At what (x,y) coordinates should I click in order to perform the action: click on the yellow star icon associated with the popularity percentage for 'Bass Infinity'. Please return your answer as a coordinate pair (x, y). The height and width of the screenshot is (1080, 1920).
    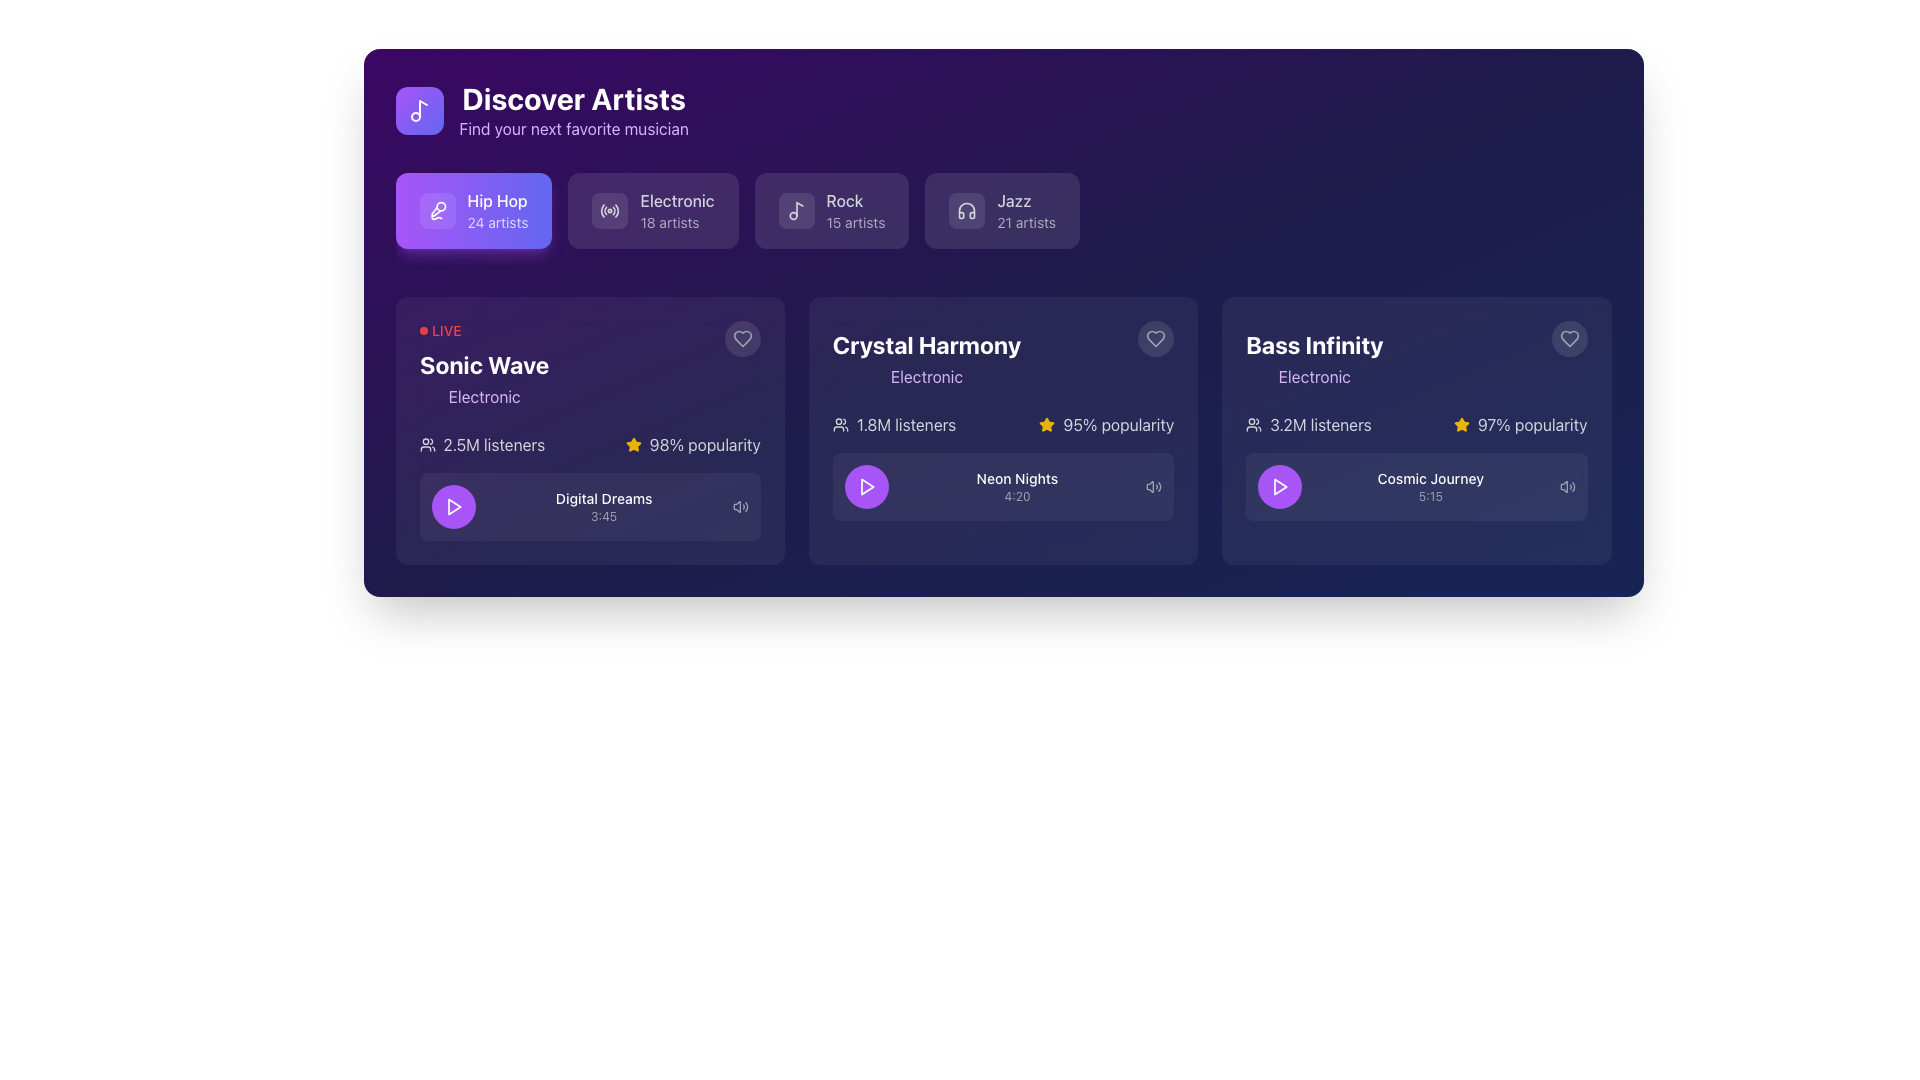
    Looking at the image, I should click on (1461, 423).